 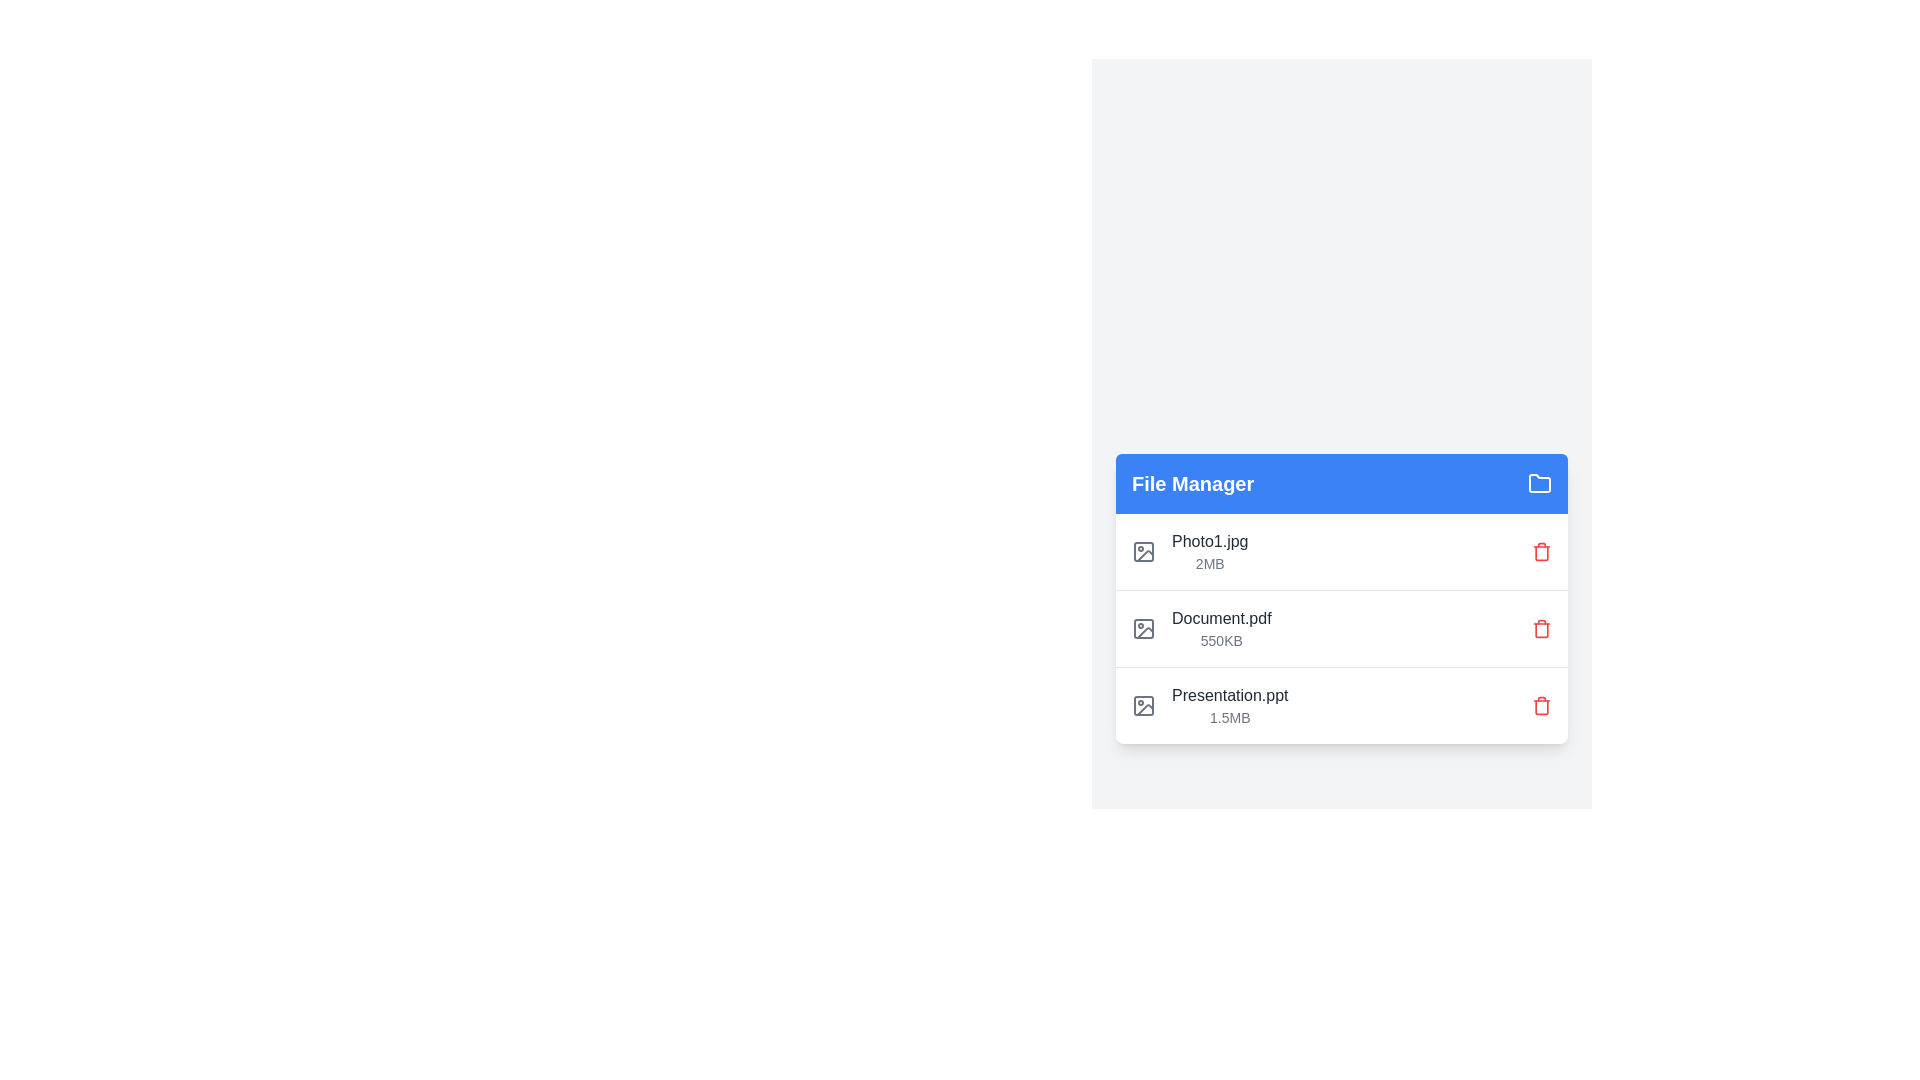 What do you see at coordinates (1539, 483) in the screenshot?
I see `the folder icon located in the top-right corner of the 'File Manager' section, which is highlighted with a blue banner` at bounding box center [1539, 483].